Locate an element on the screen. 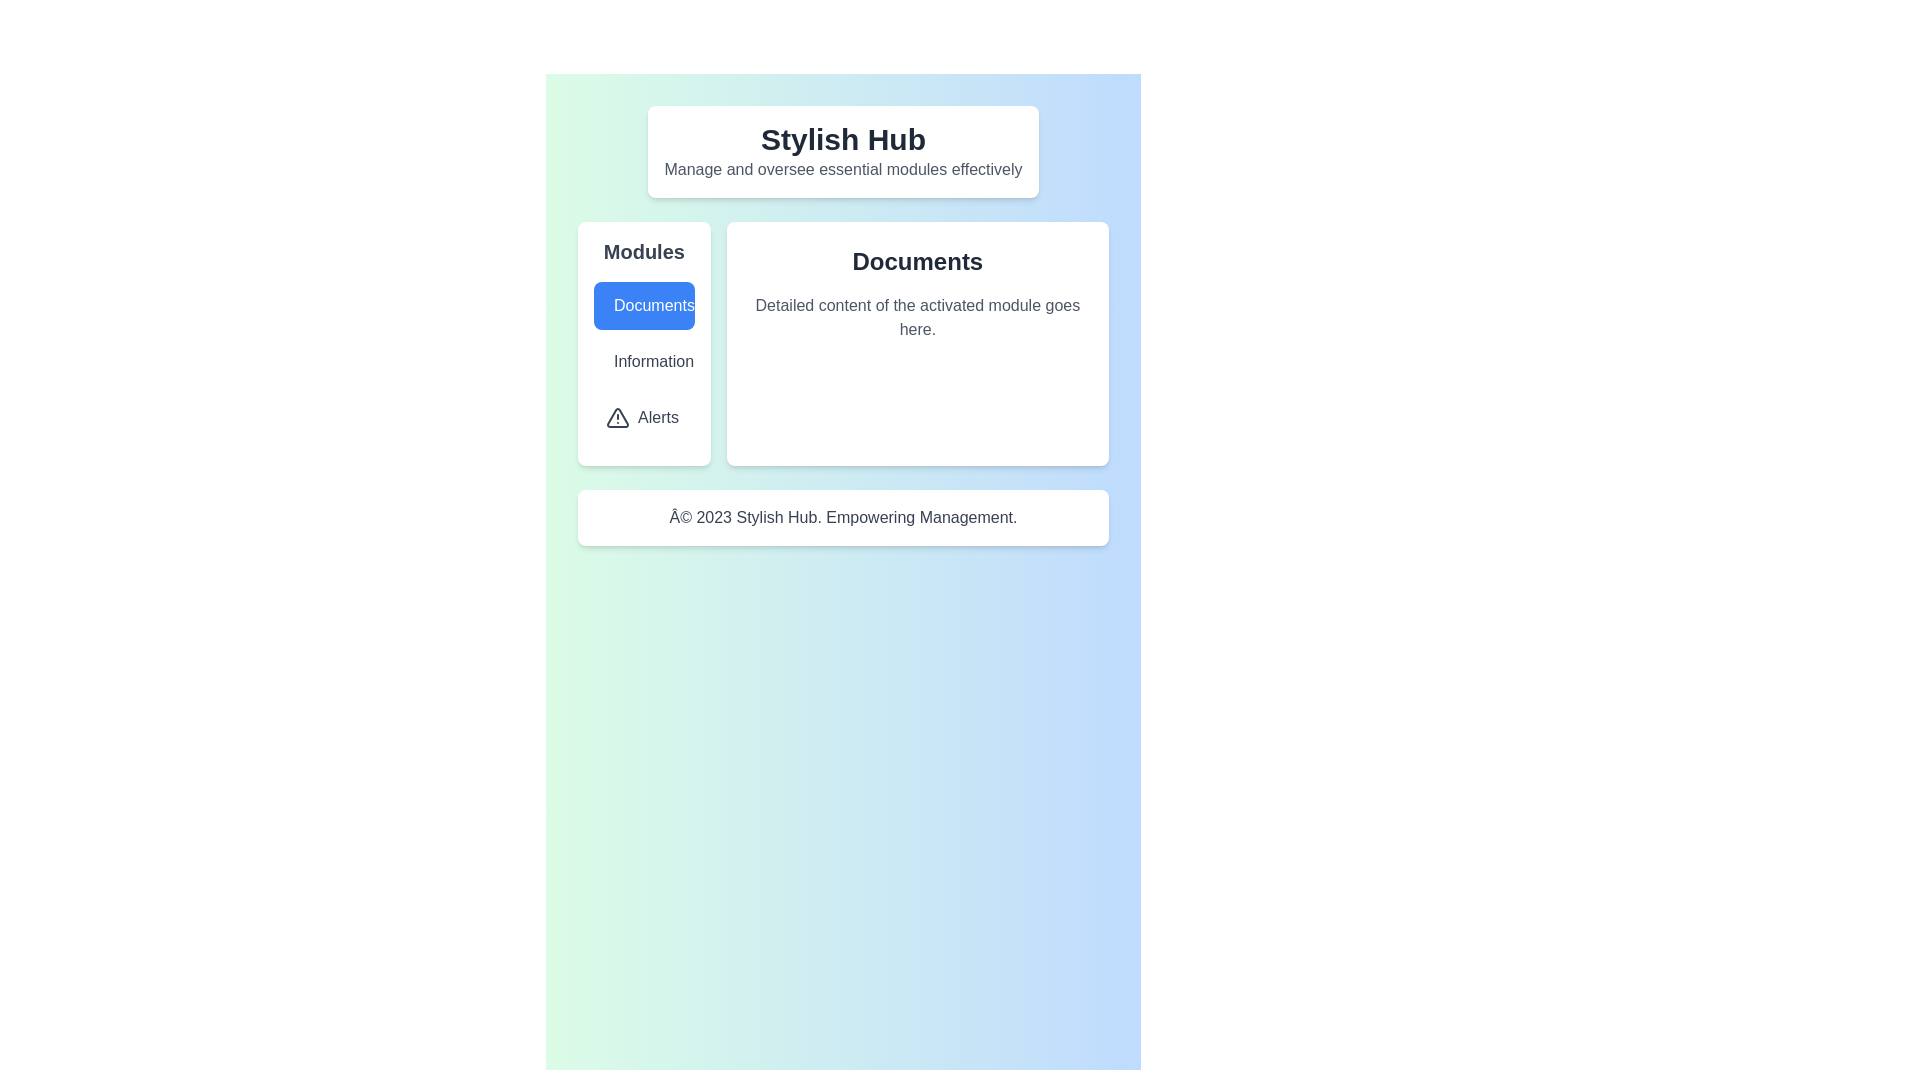  the 'Documents' navigation button located in the vertical menu on the left, positioned above 'Information' and 'Alerts' in the 'Modules' section to observe hover effects is located at coordinates (644, 305).